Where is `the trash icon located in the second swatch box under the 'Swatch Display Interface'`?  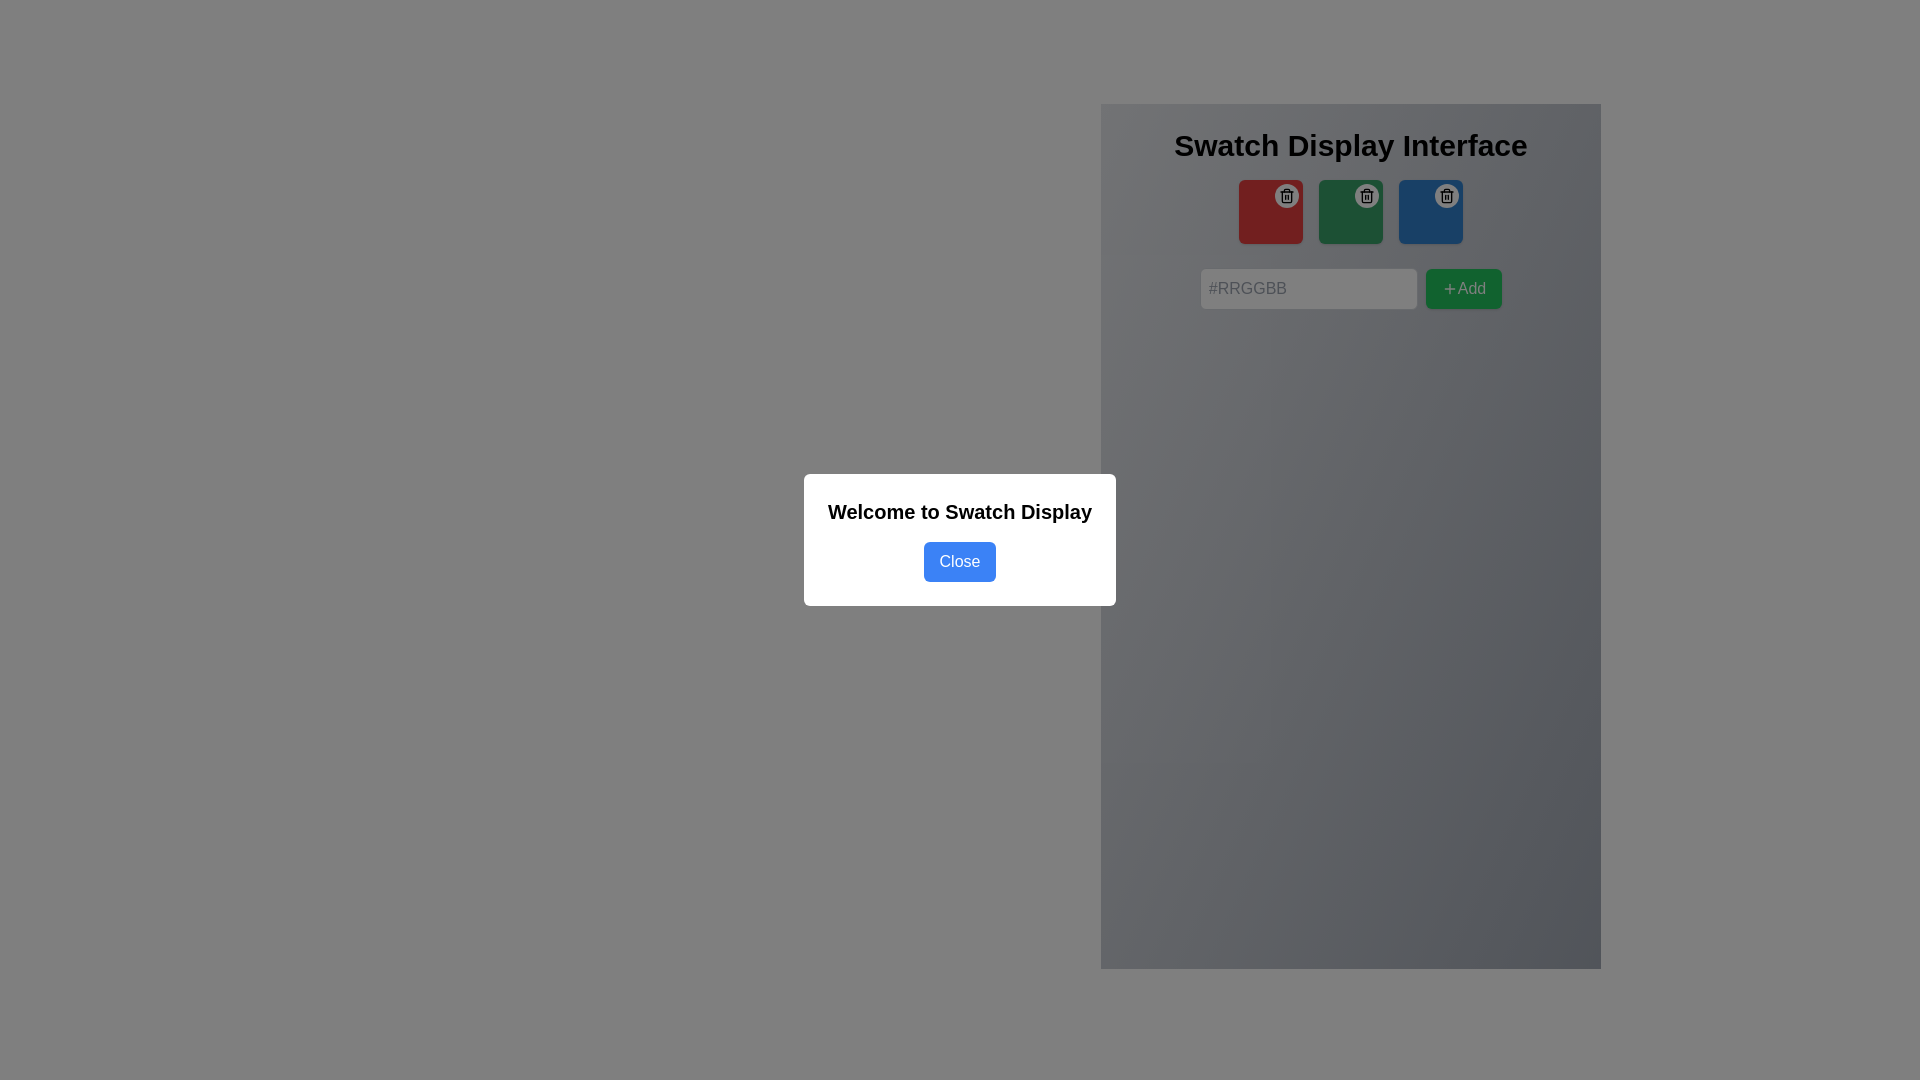
the trash icon located in the second swatch box under the 'Swatch Display Interface' is located at coordinates (1350, 212).